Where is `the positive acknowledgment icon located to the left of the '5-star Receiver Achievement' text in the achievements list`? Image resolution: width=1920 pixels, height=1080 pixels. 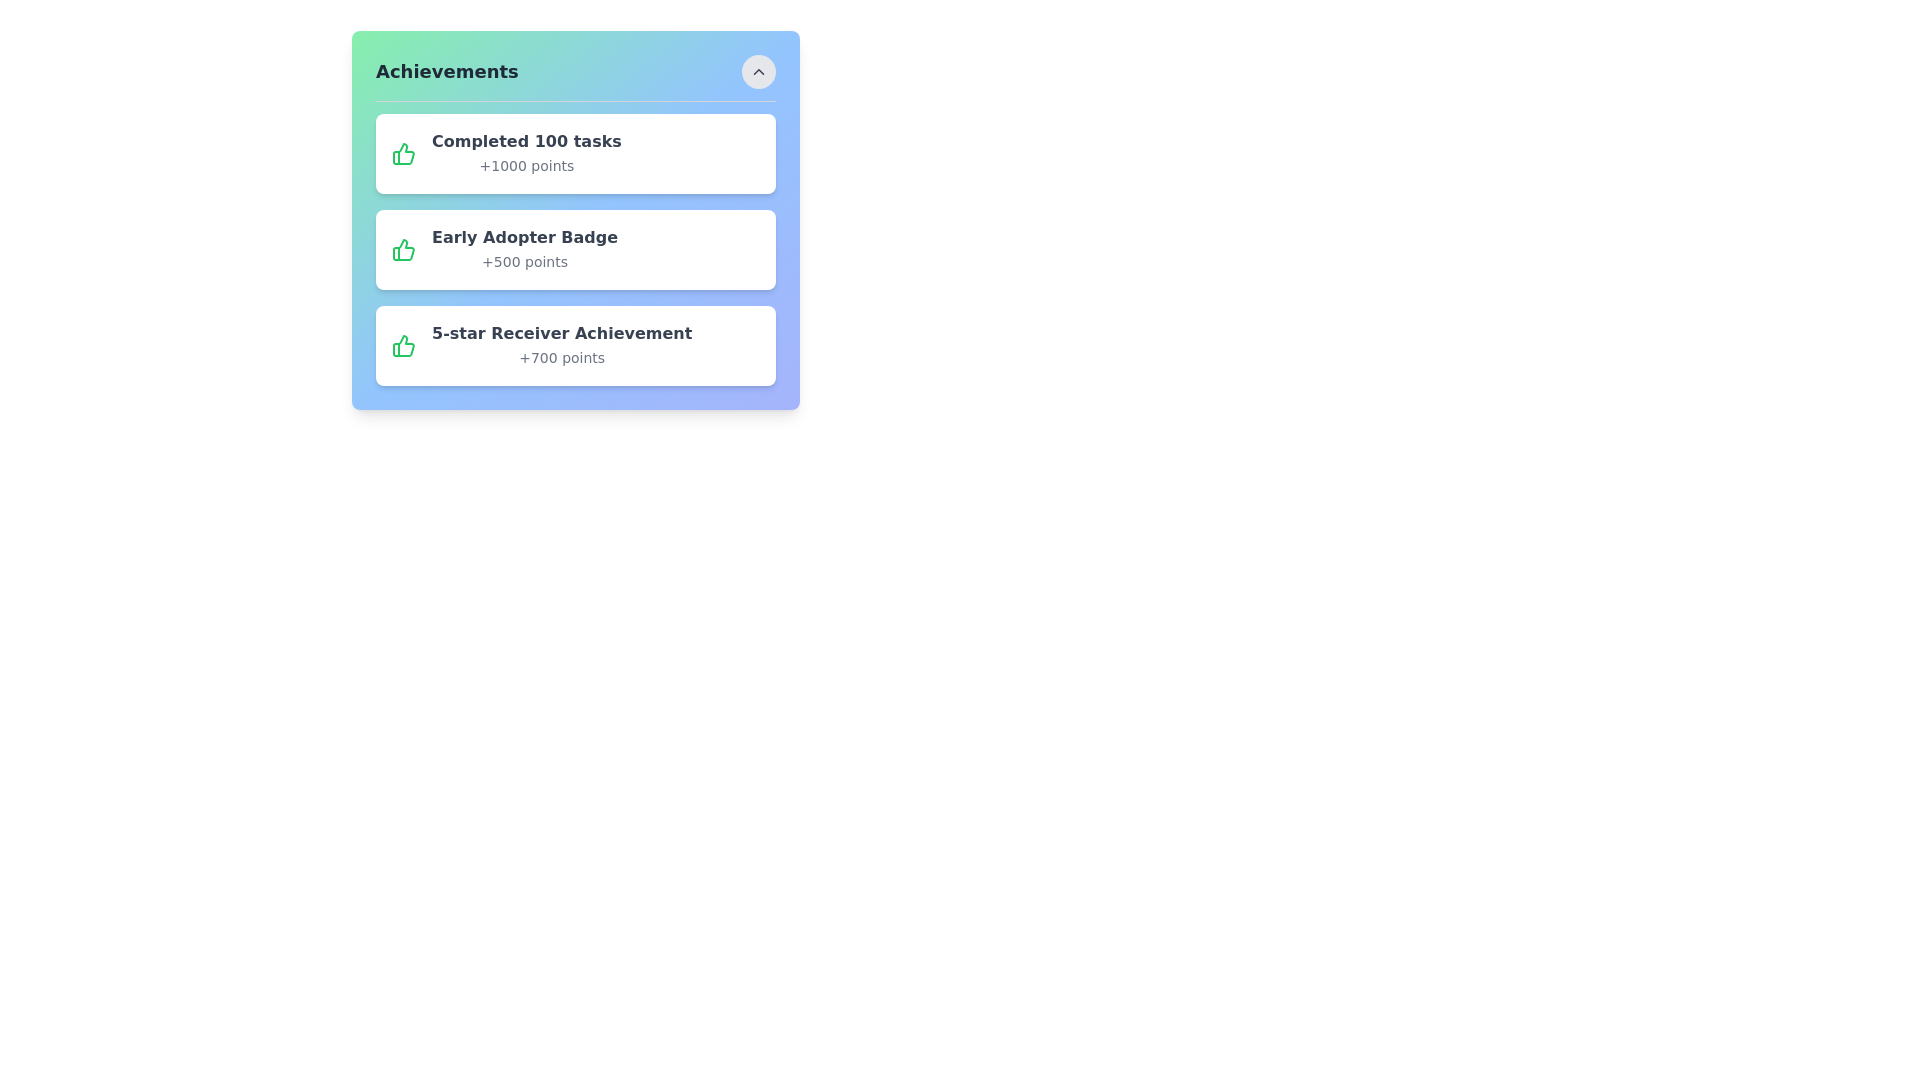
the positive acknowledgment icon located to the left of the '5-star Receiver Achievement' text in the achievements list is located at coordinates (402, 345).